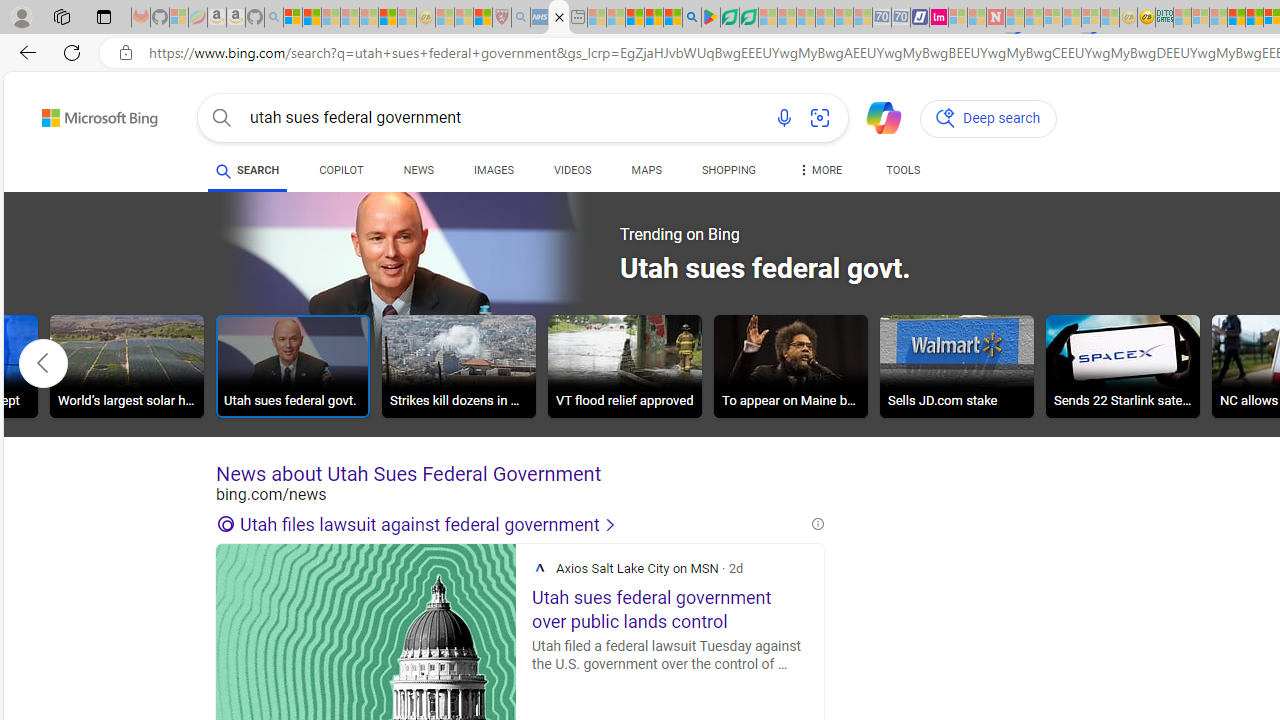 The image size is (1280, 720). Describe the element at coordinates (956, 366) in the screenshot. I see `'Sells JD.com stake'` at that location.